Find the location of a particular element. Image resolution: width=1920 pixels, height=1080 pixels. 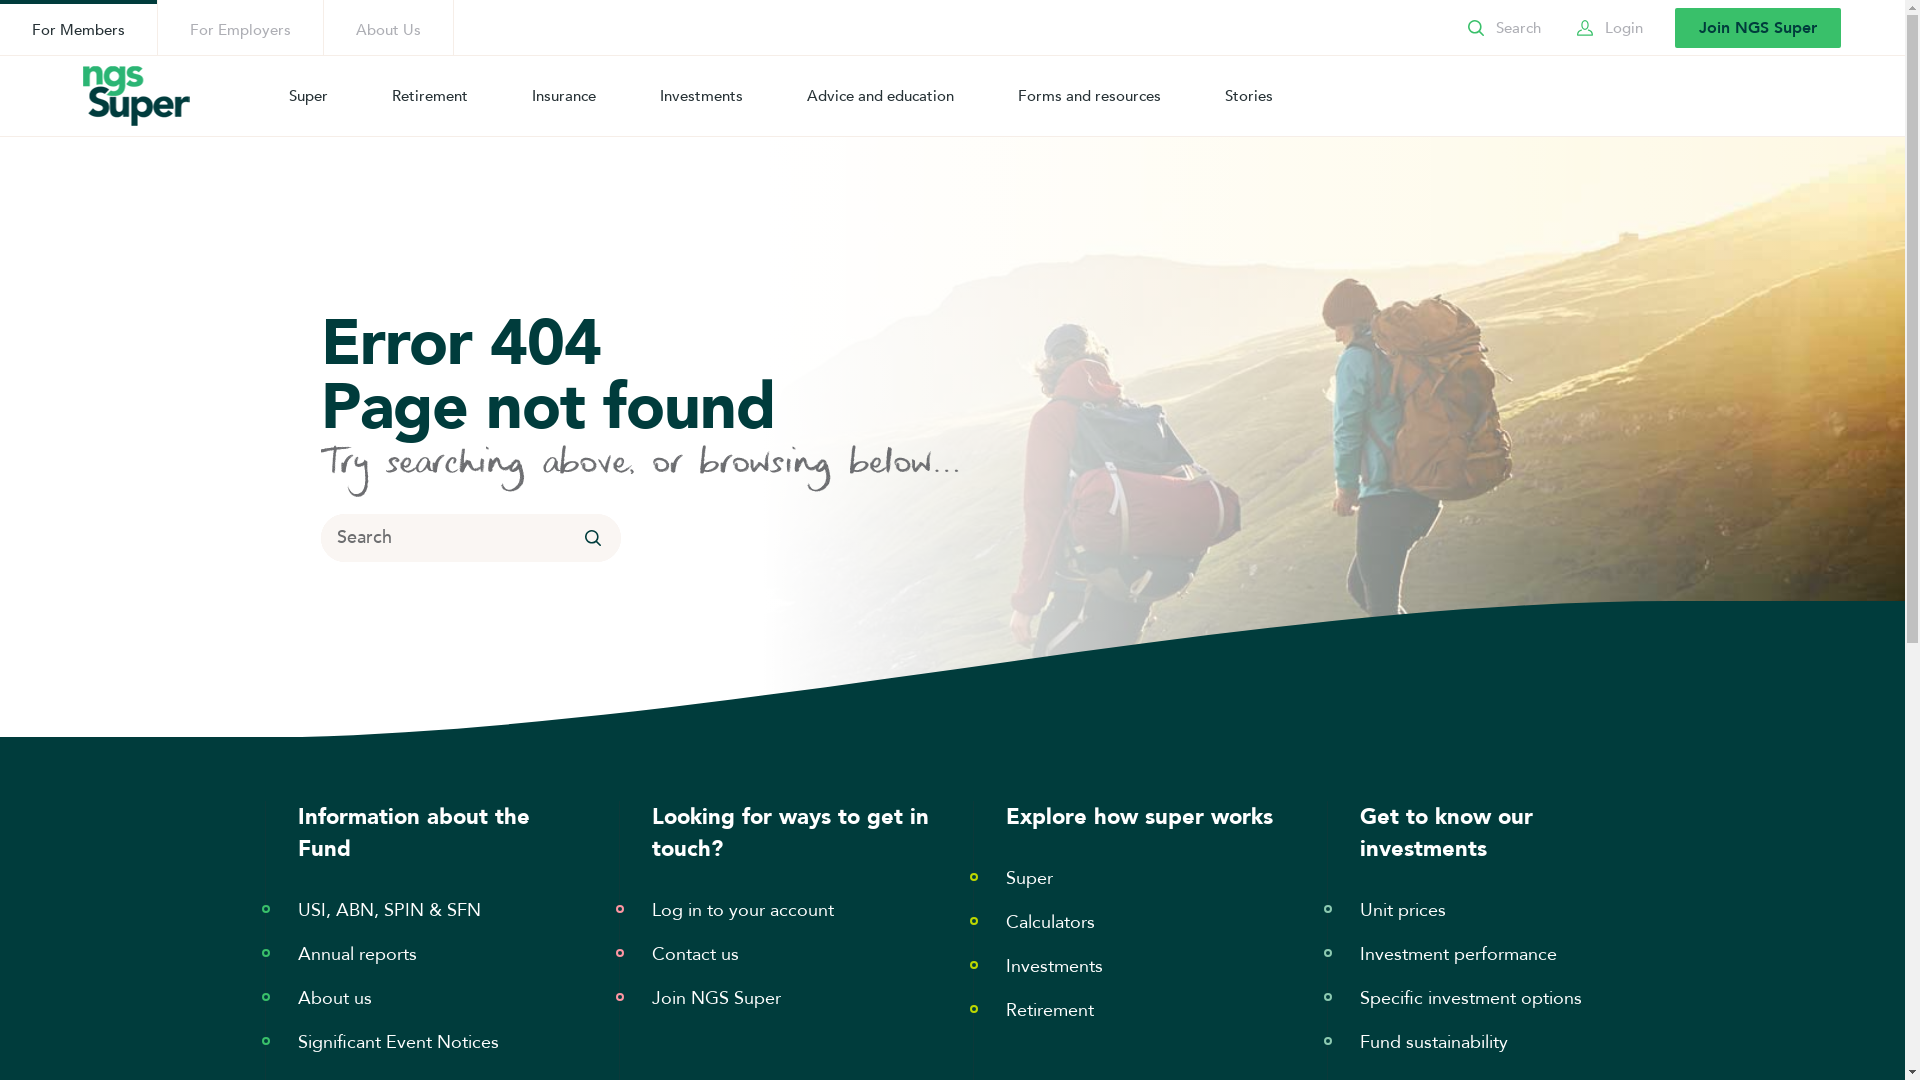

'Unit prices' is located at coordinates (1401, 910).